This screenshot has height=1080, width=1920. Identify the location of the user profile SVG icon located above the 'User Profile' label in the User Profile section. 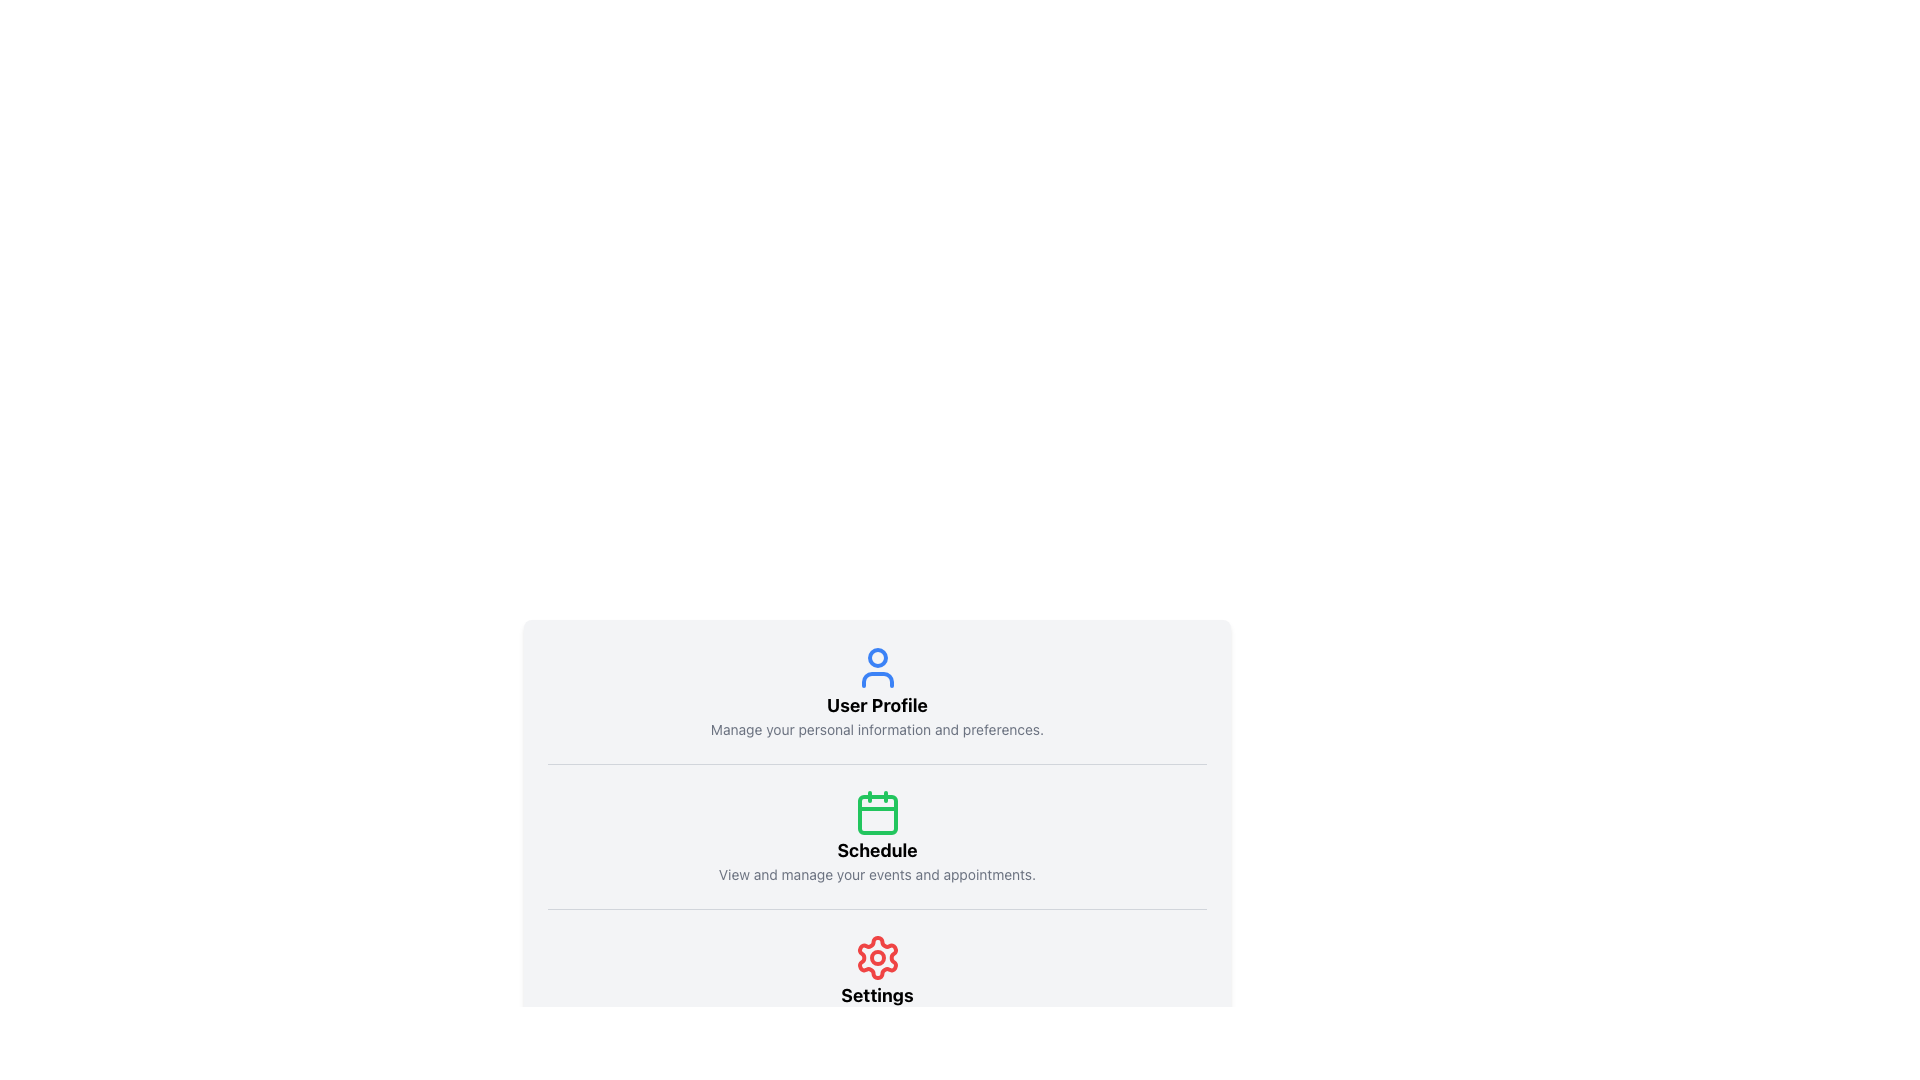
(877, 667).